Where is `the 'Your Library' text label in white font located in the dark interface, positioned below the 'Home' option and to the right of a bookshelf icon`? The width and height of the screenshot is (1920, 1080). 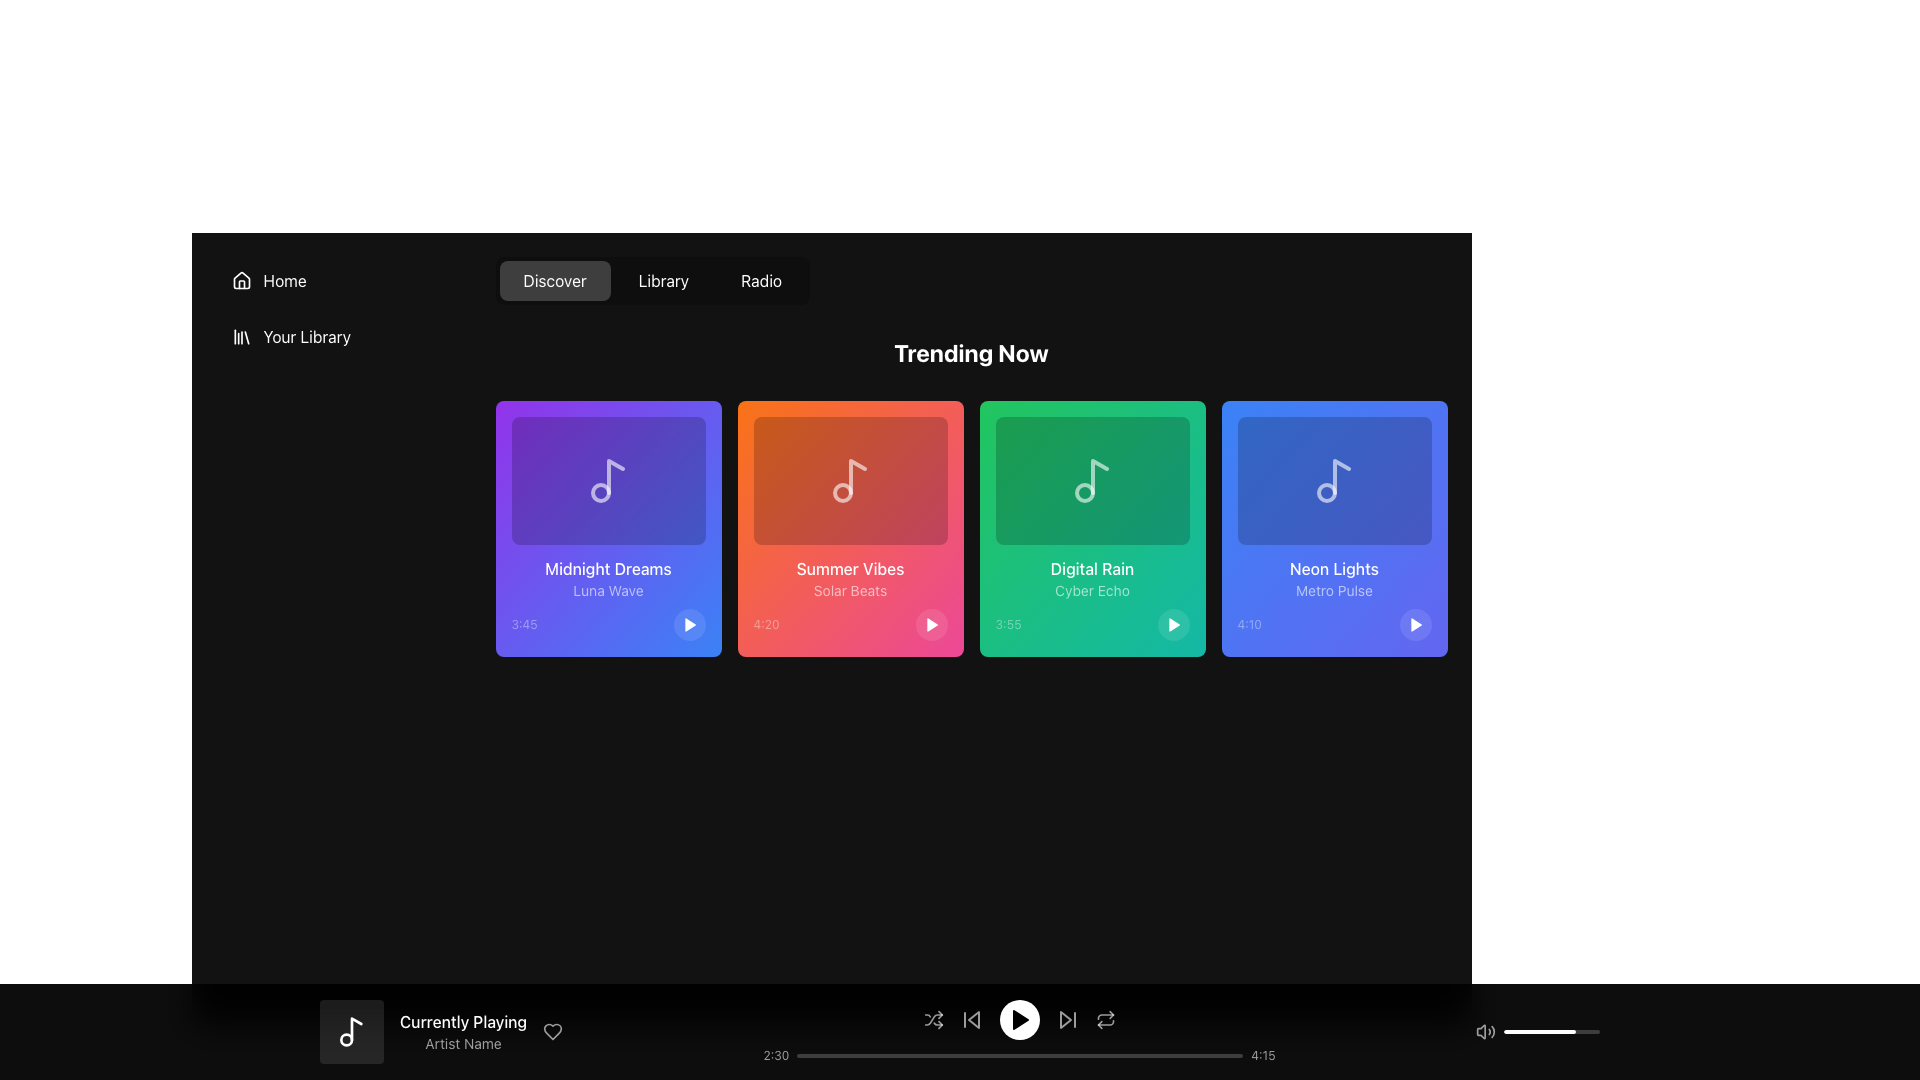 the 'Your Library' text label in white font located in the dark interface, positioned below the 'Home' option and to the right of a bookshelf icon is located at coordinates (306, 335).